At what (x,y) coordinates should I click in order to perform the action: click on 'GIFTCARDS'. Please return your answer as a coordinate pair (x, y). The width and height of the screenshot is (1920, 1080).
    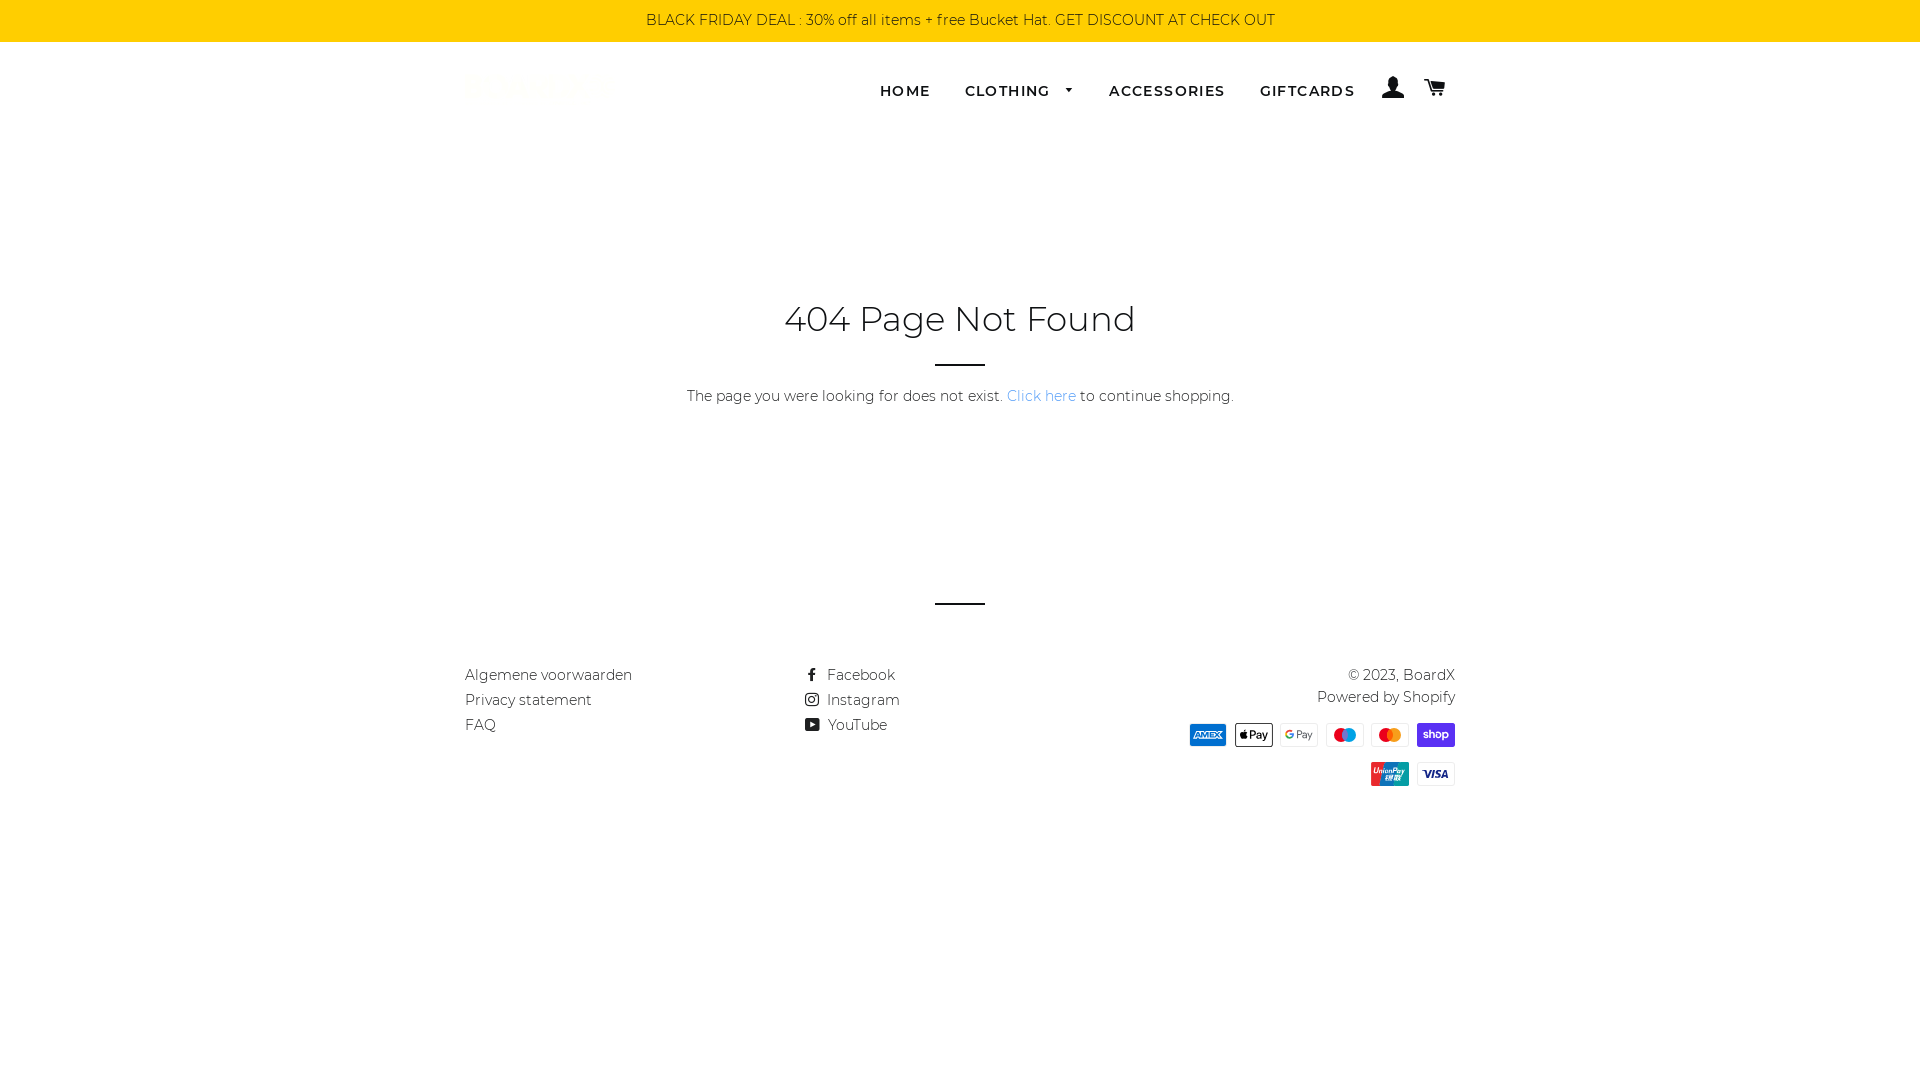
    Looking at the image, I should click on (1308, 92).